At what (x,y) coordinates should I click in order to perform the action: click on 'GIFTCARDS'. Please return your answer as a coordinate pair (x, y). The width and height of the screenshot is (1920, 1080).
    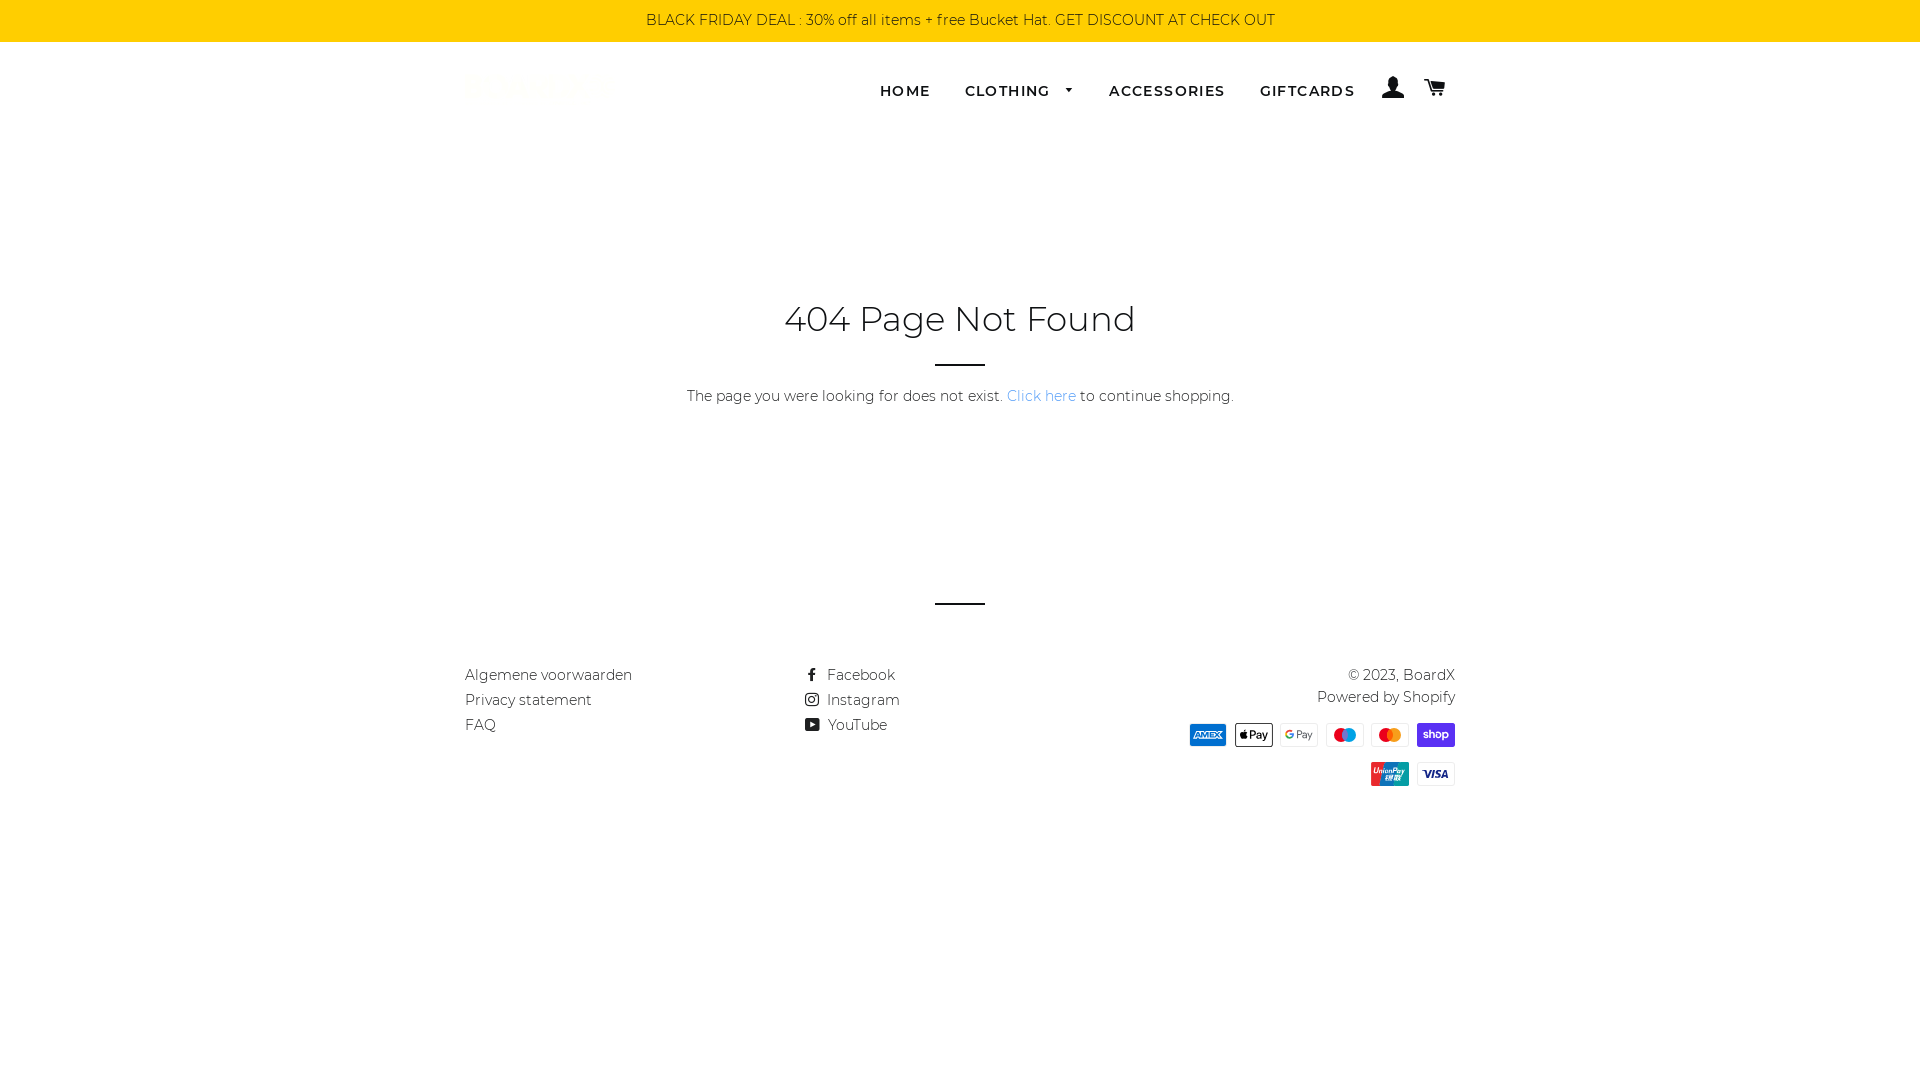
    Looking at the image, I should click on (1308, 92).